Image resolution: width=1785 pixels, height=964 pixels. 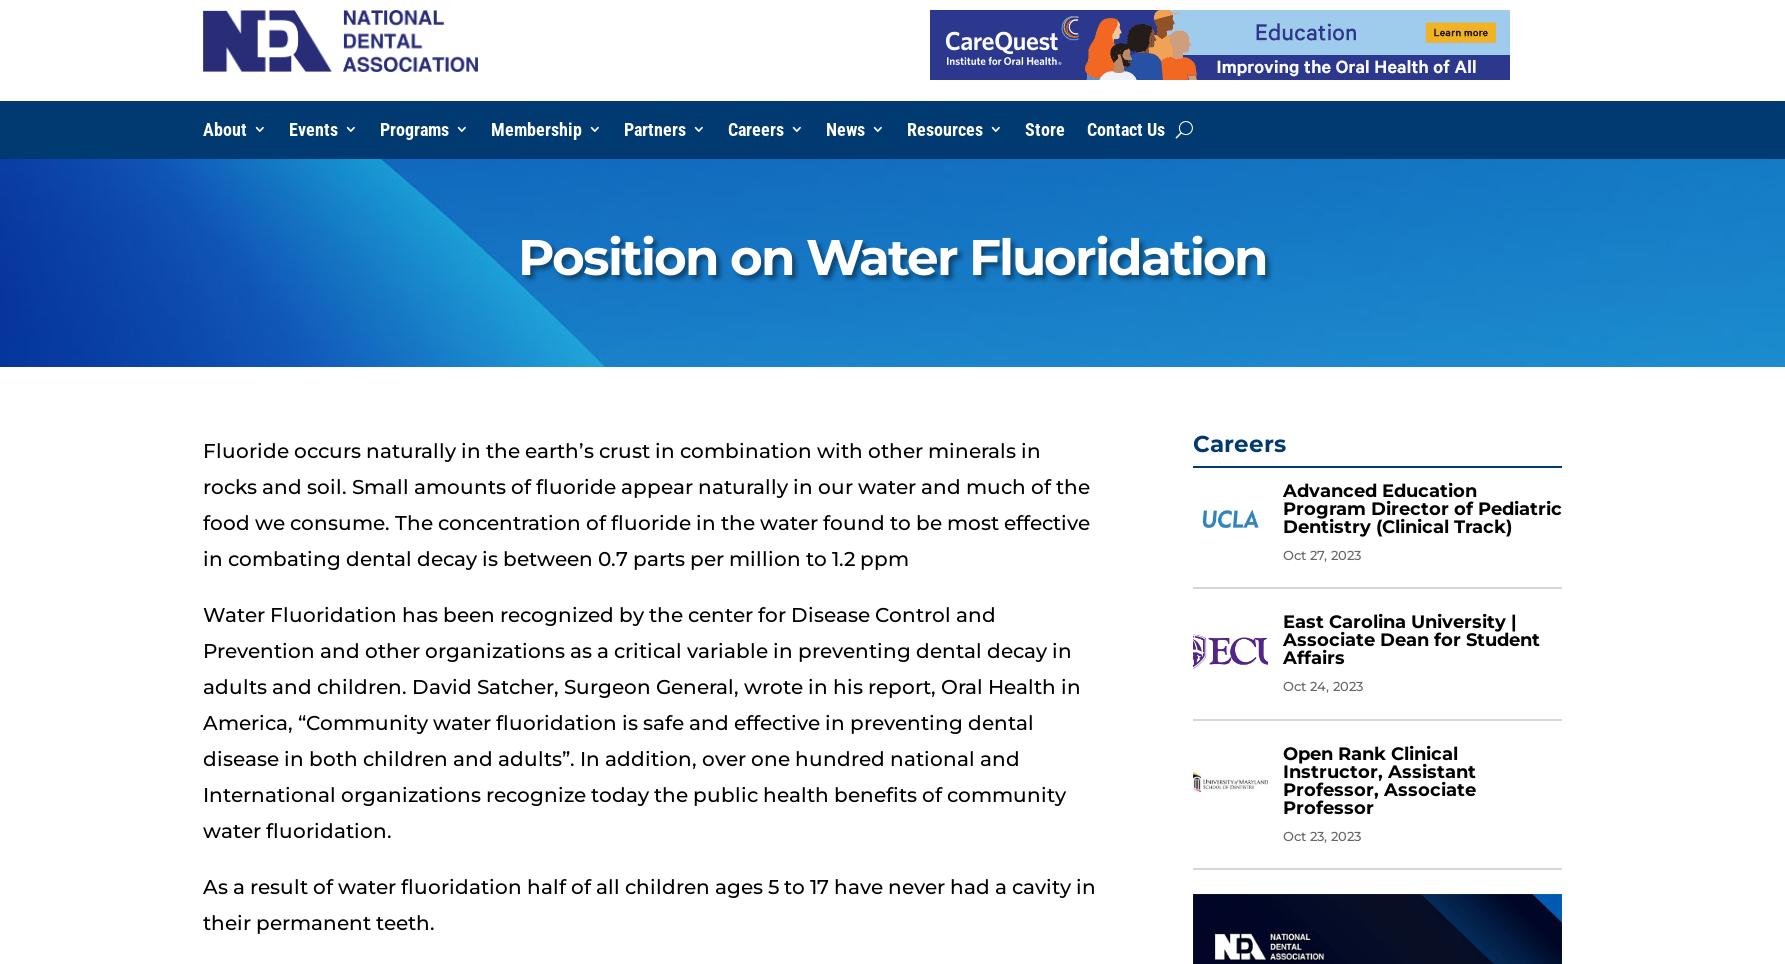 What do you see at coordinates (392, 417) in the screenshot?
I see `'Women’s Health Symposium'` at bounding box center [392, 417].